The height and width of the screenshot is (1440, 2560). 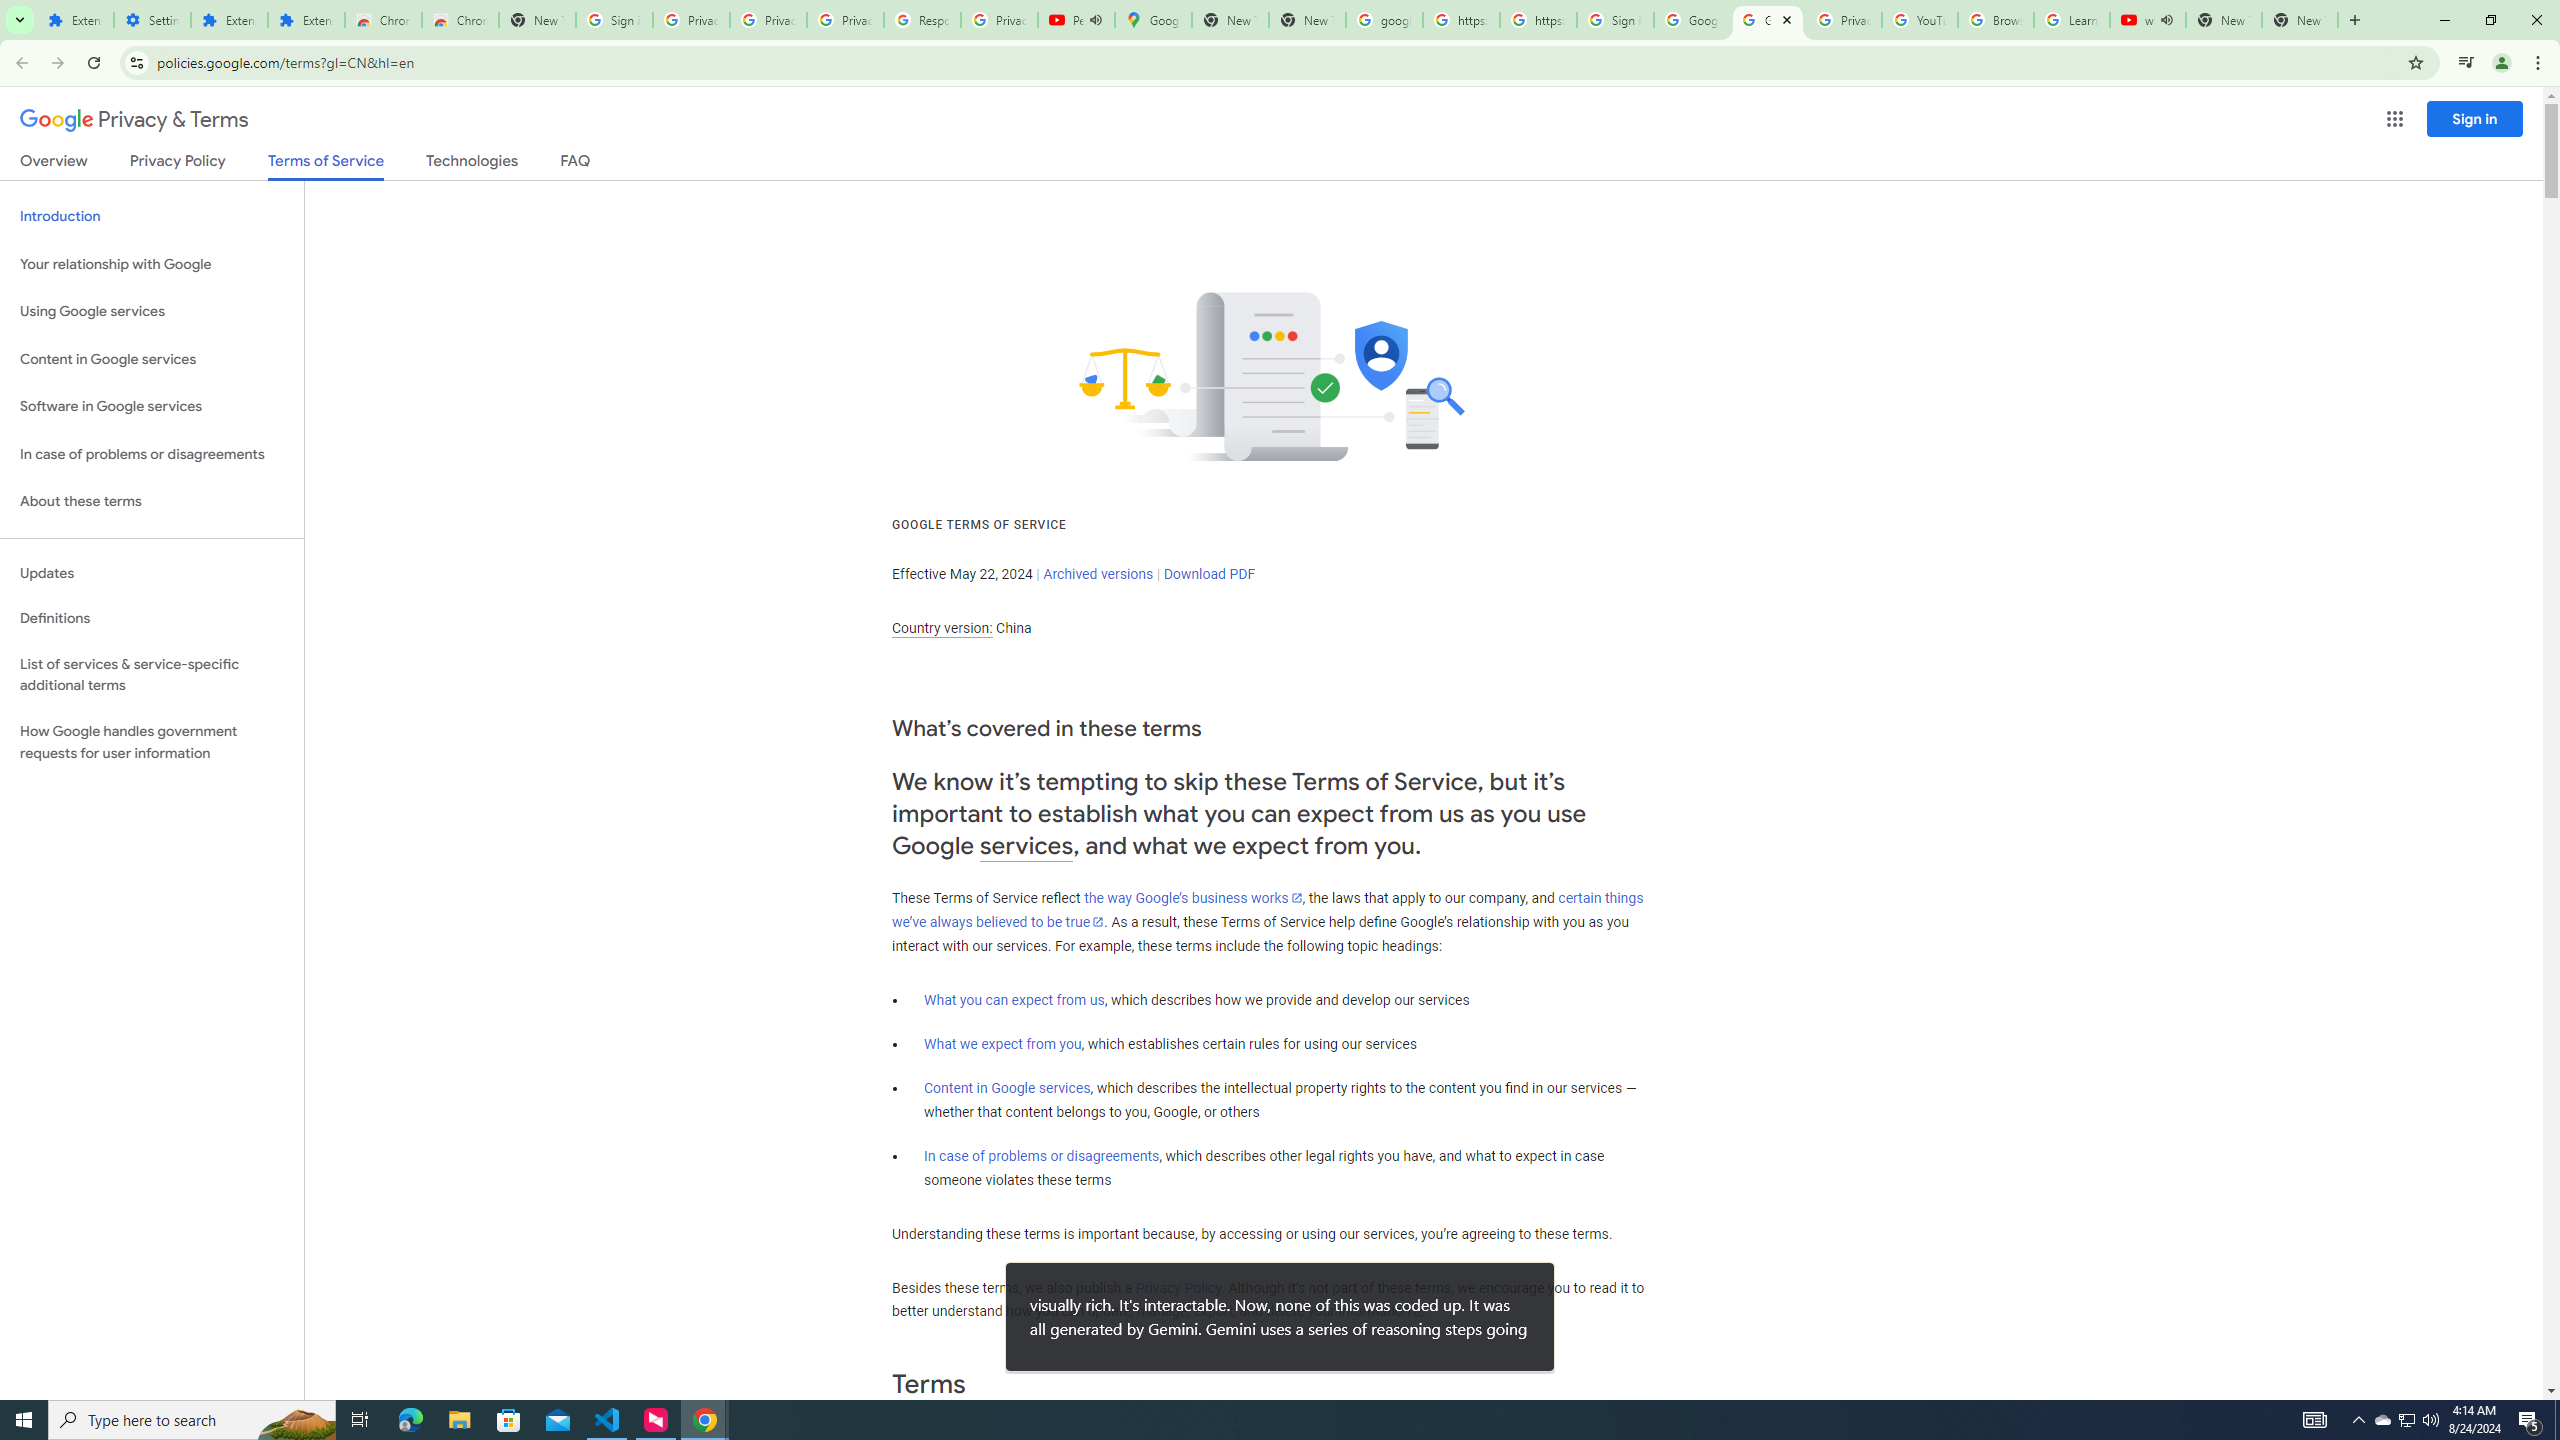 What do you see at coordinates (151, 19) in the screenshot?
I see `'Settings'` at bounding box center [151, 19].